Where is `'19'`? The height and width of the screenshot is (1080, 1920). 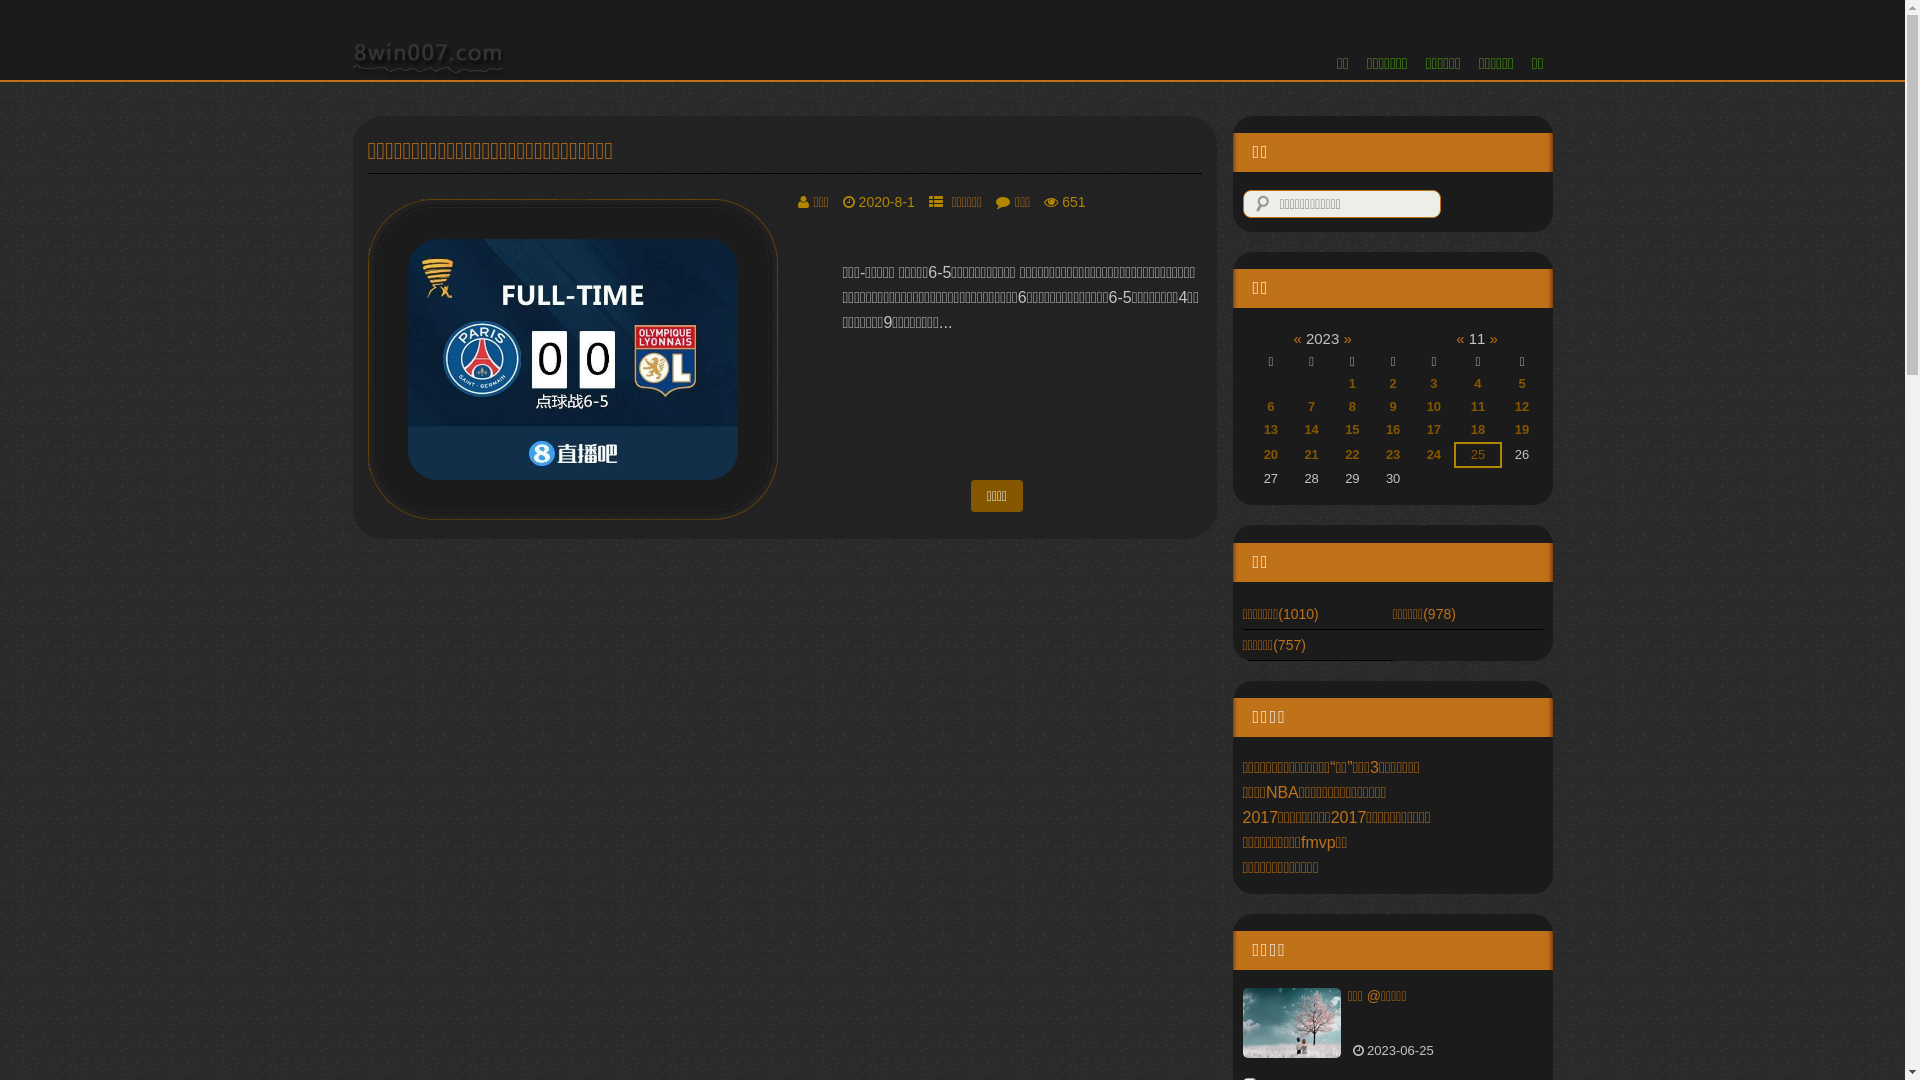 '19' is located at coordinates (1520, 428).